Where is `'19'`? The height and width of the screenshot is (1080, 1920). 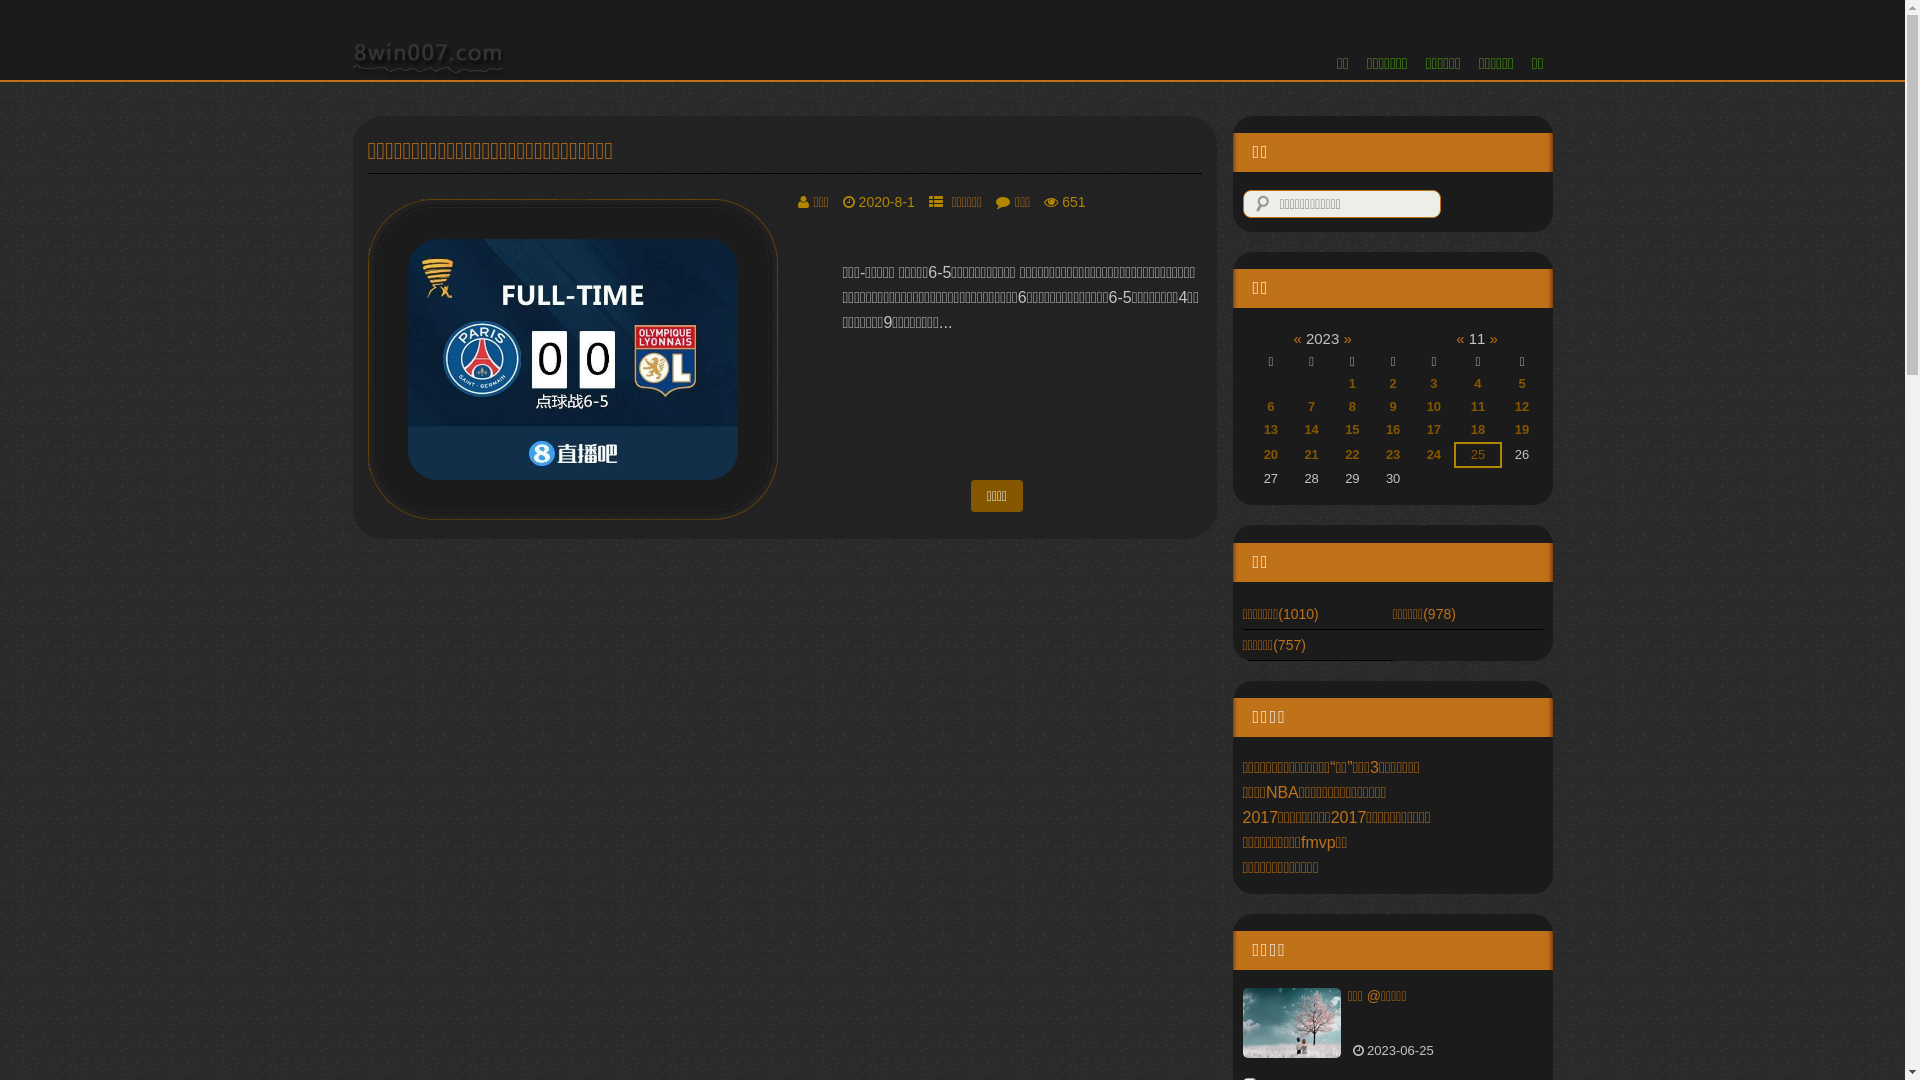 '19' is located at coordinates (1520, 428).